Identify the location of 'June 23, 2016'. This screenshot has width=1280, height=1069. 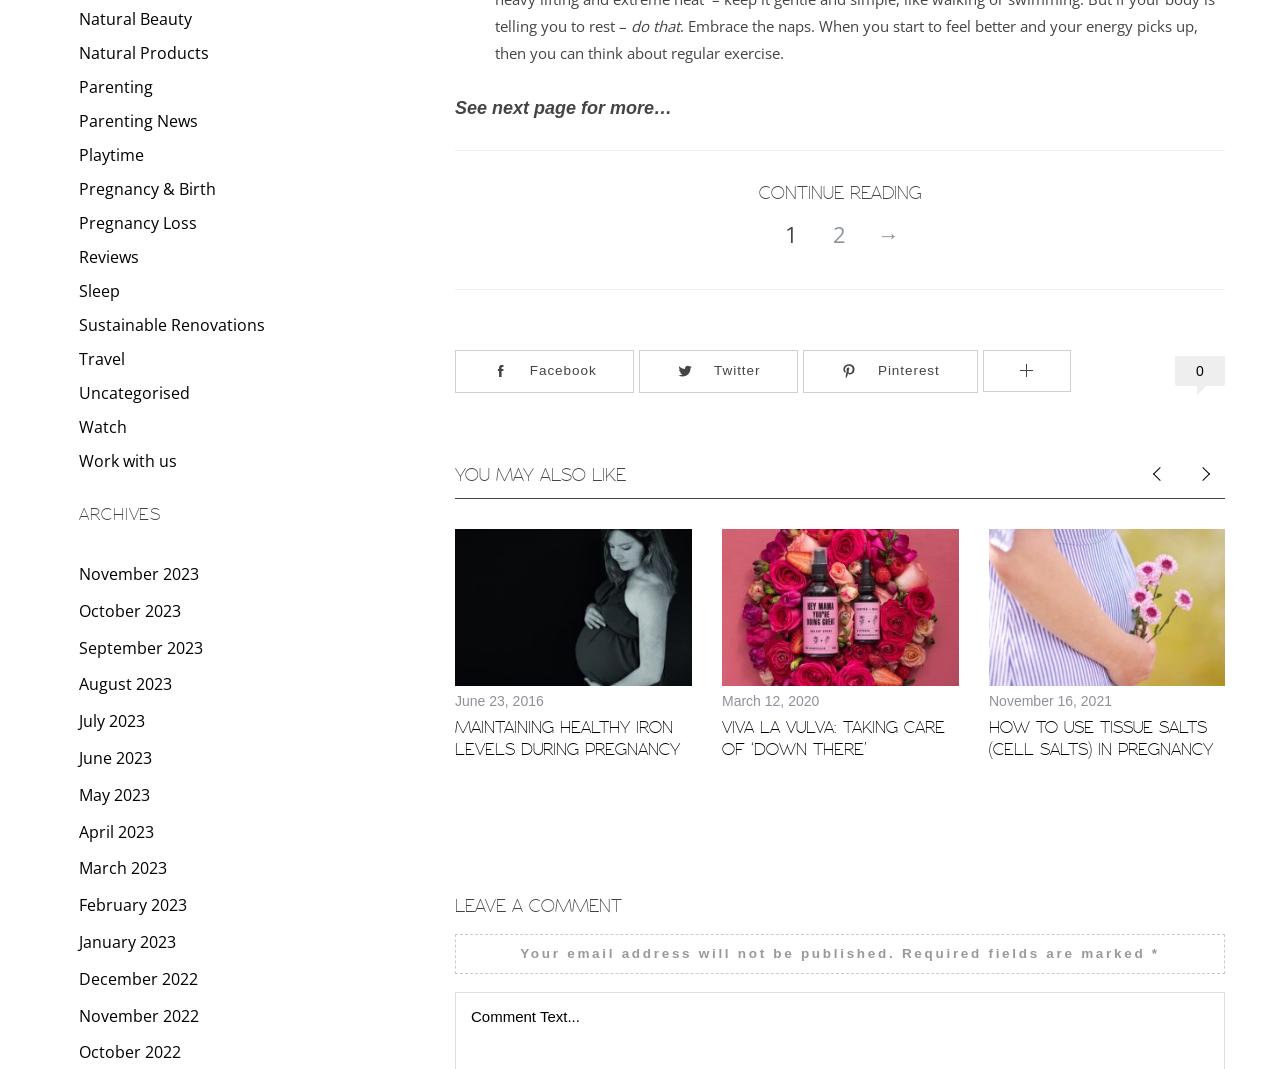
(498, 698).